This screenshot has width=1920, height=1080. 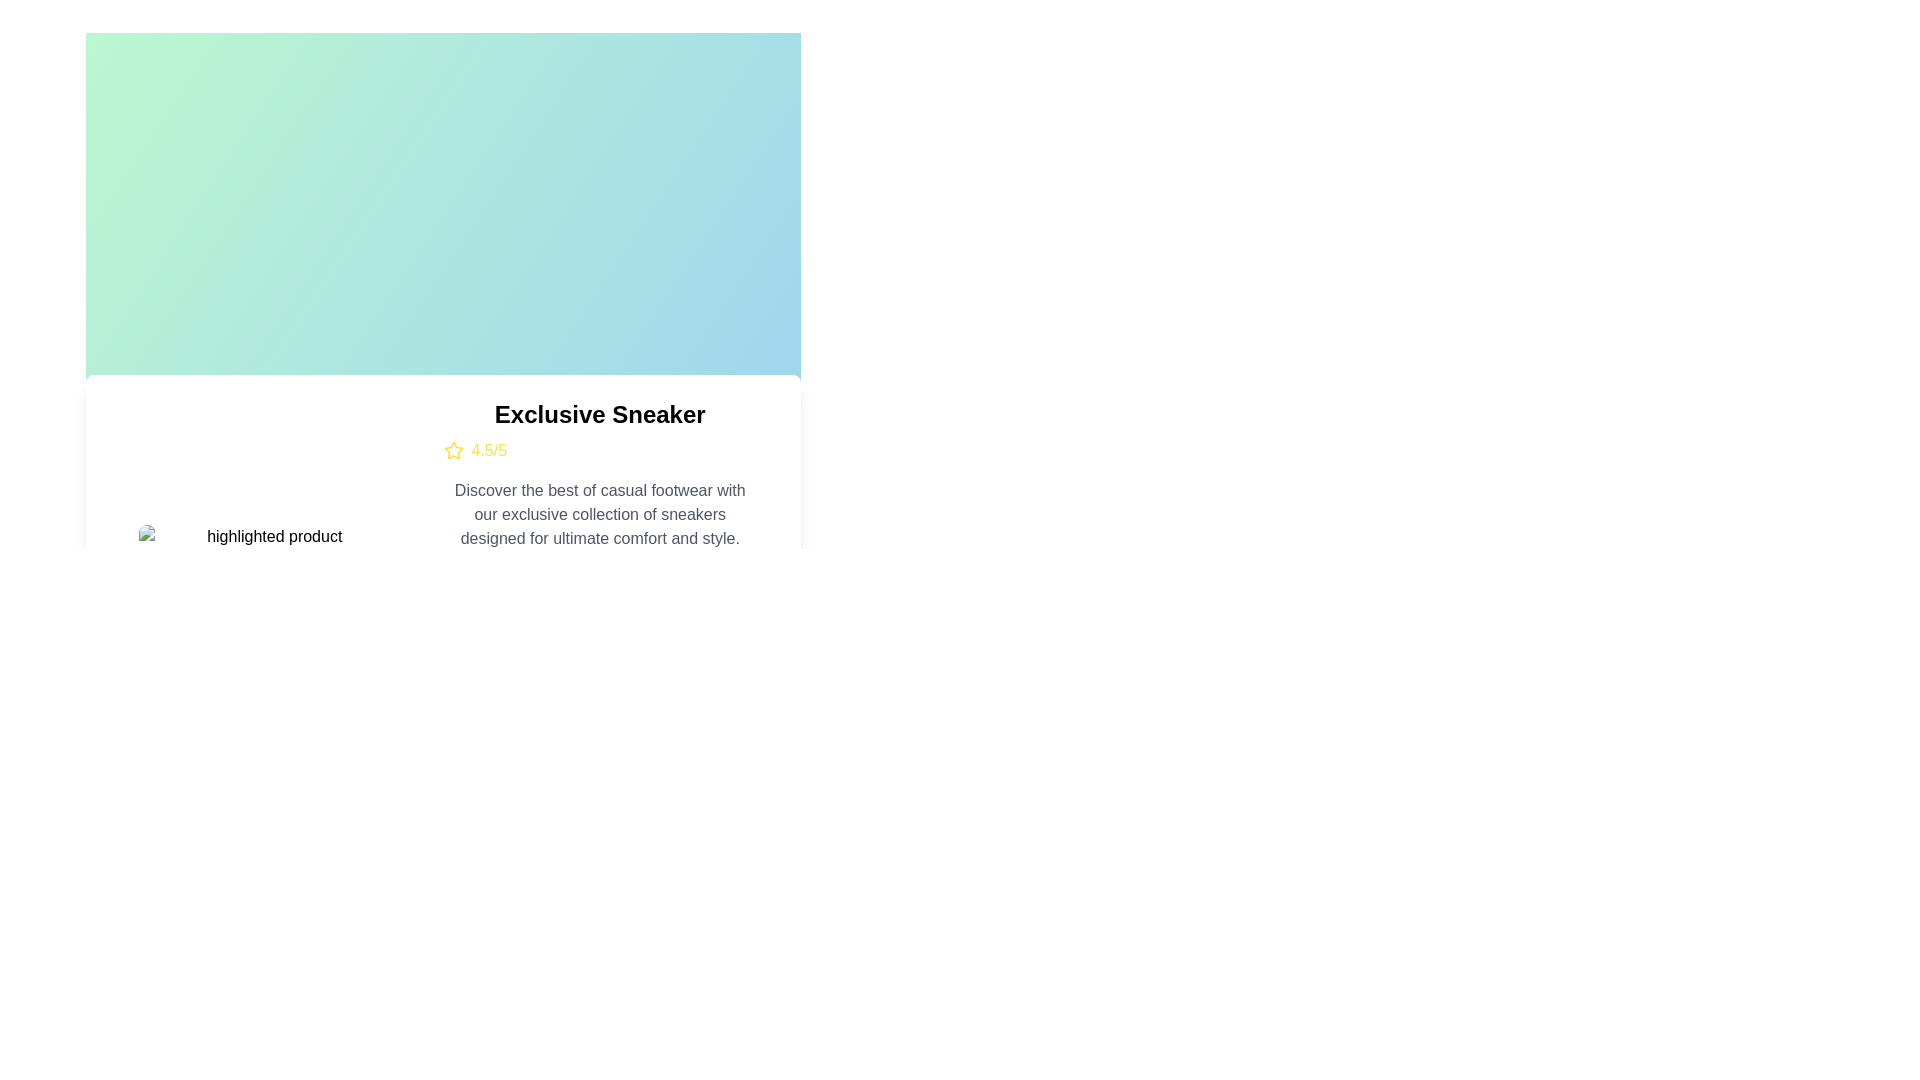 What do you see at coordinates (265, 596) in the screenshot?
I see `the button that adds an item to the shopping cart, located below the 'highlighted product' image in the e-commerce application` at bounding box center [265, 596].